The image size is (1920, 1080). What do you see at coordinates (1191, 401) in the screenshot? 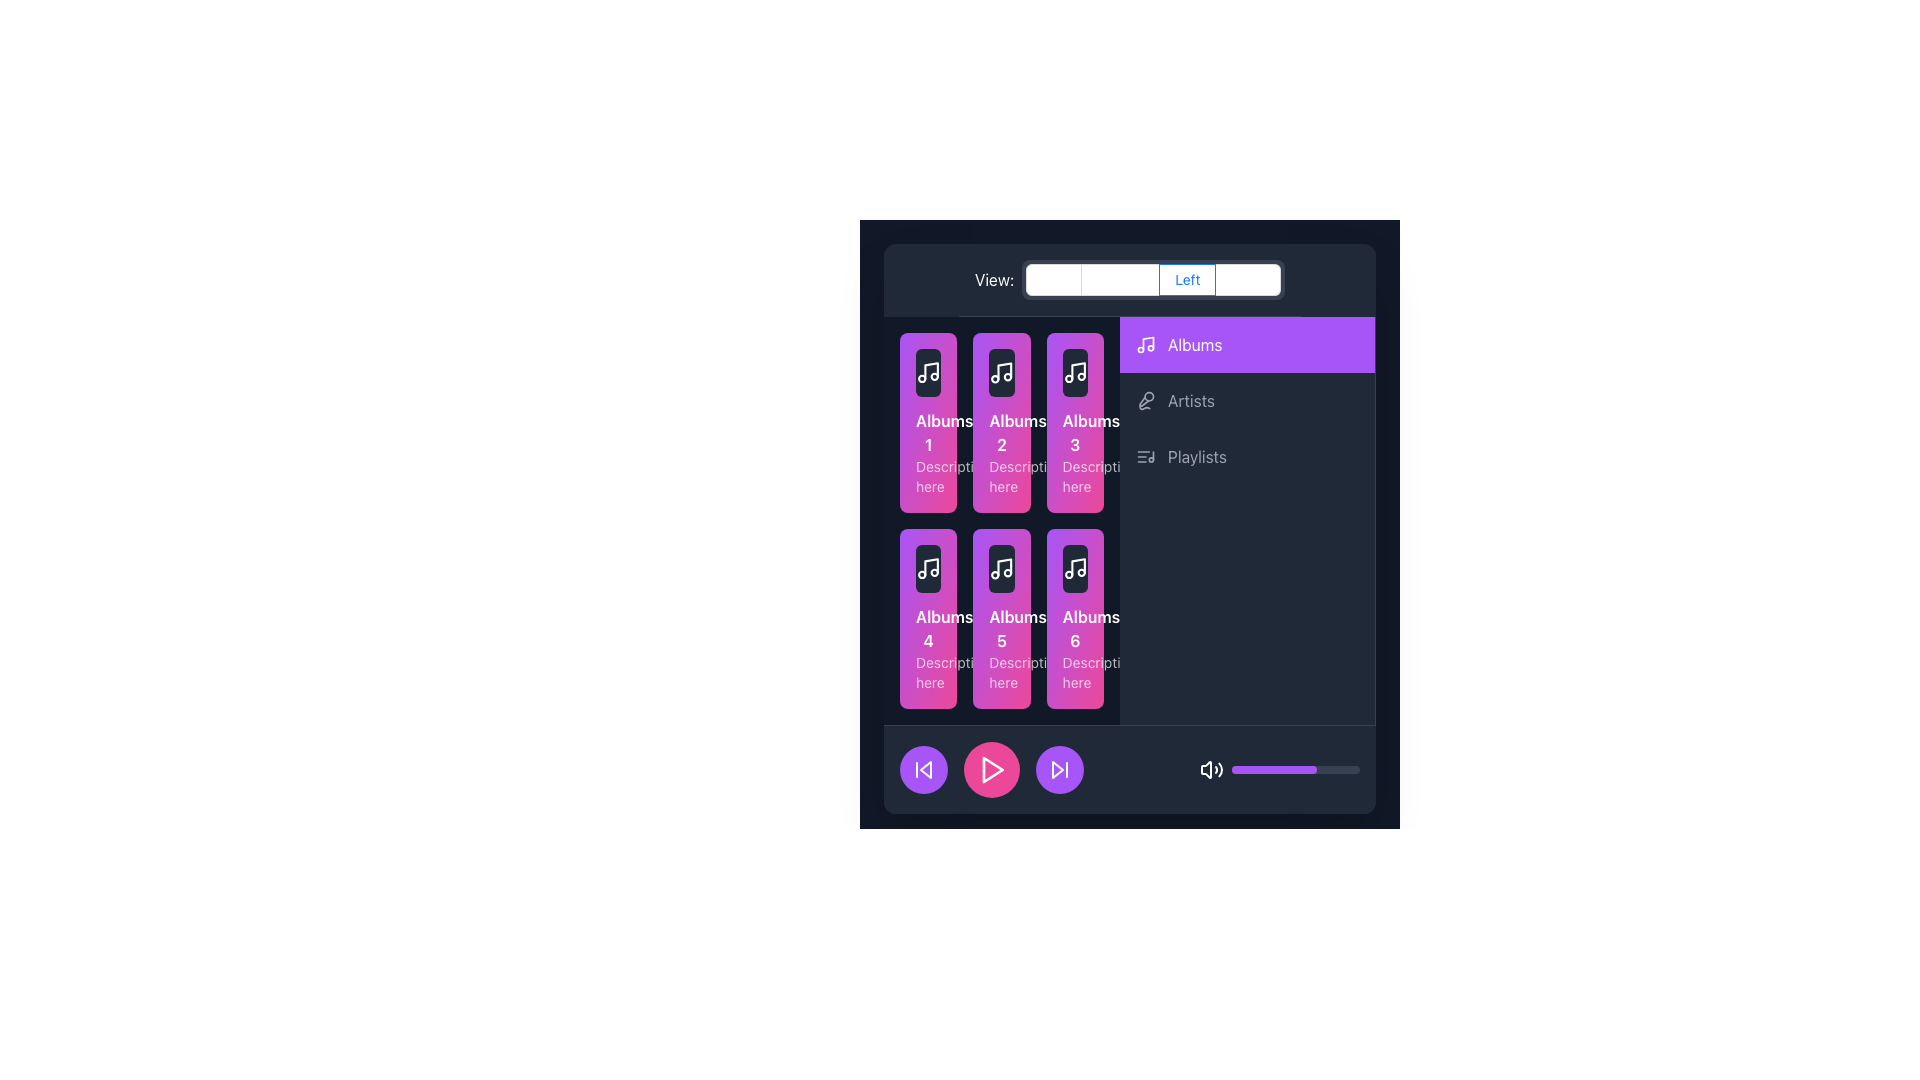
I see `the 'Artists' text label in the sidebar menu` at bounding box center [1191, 401].